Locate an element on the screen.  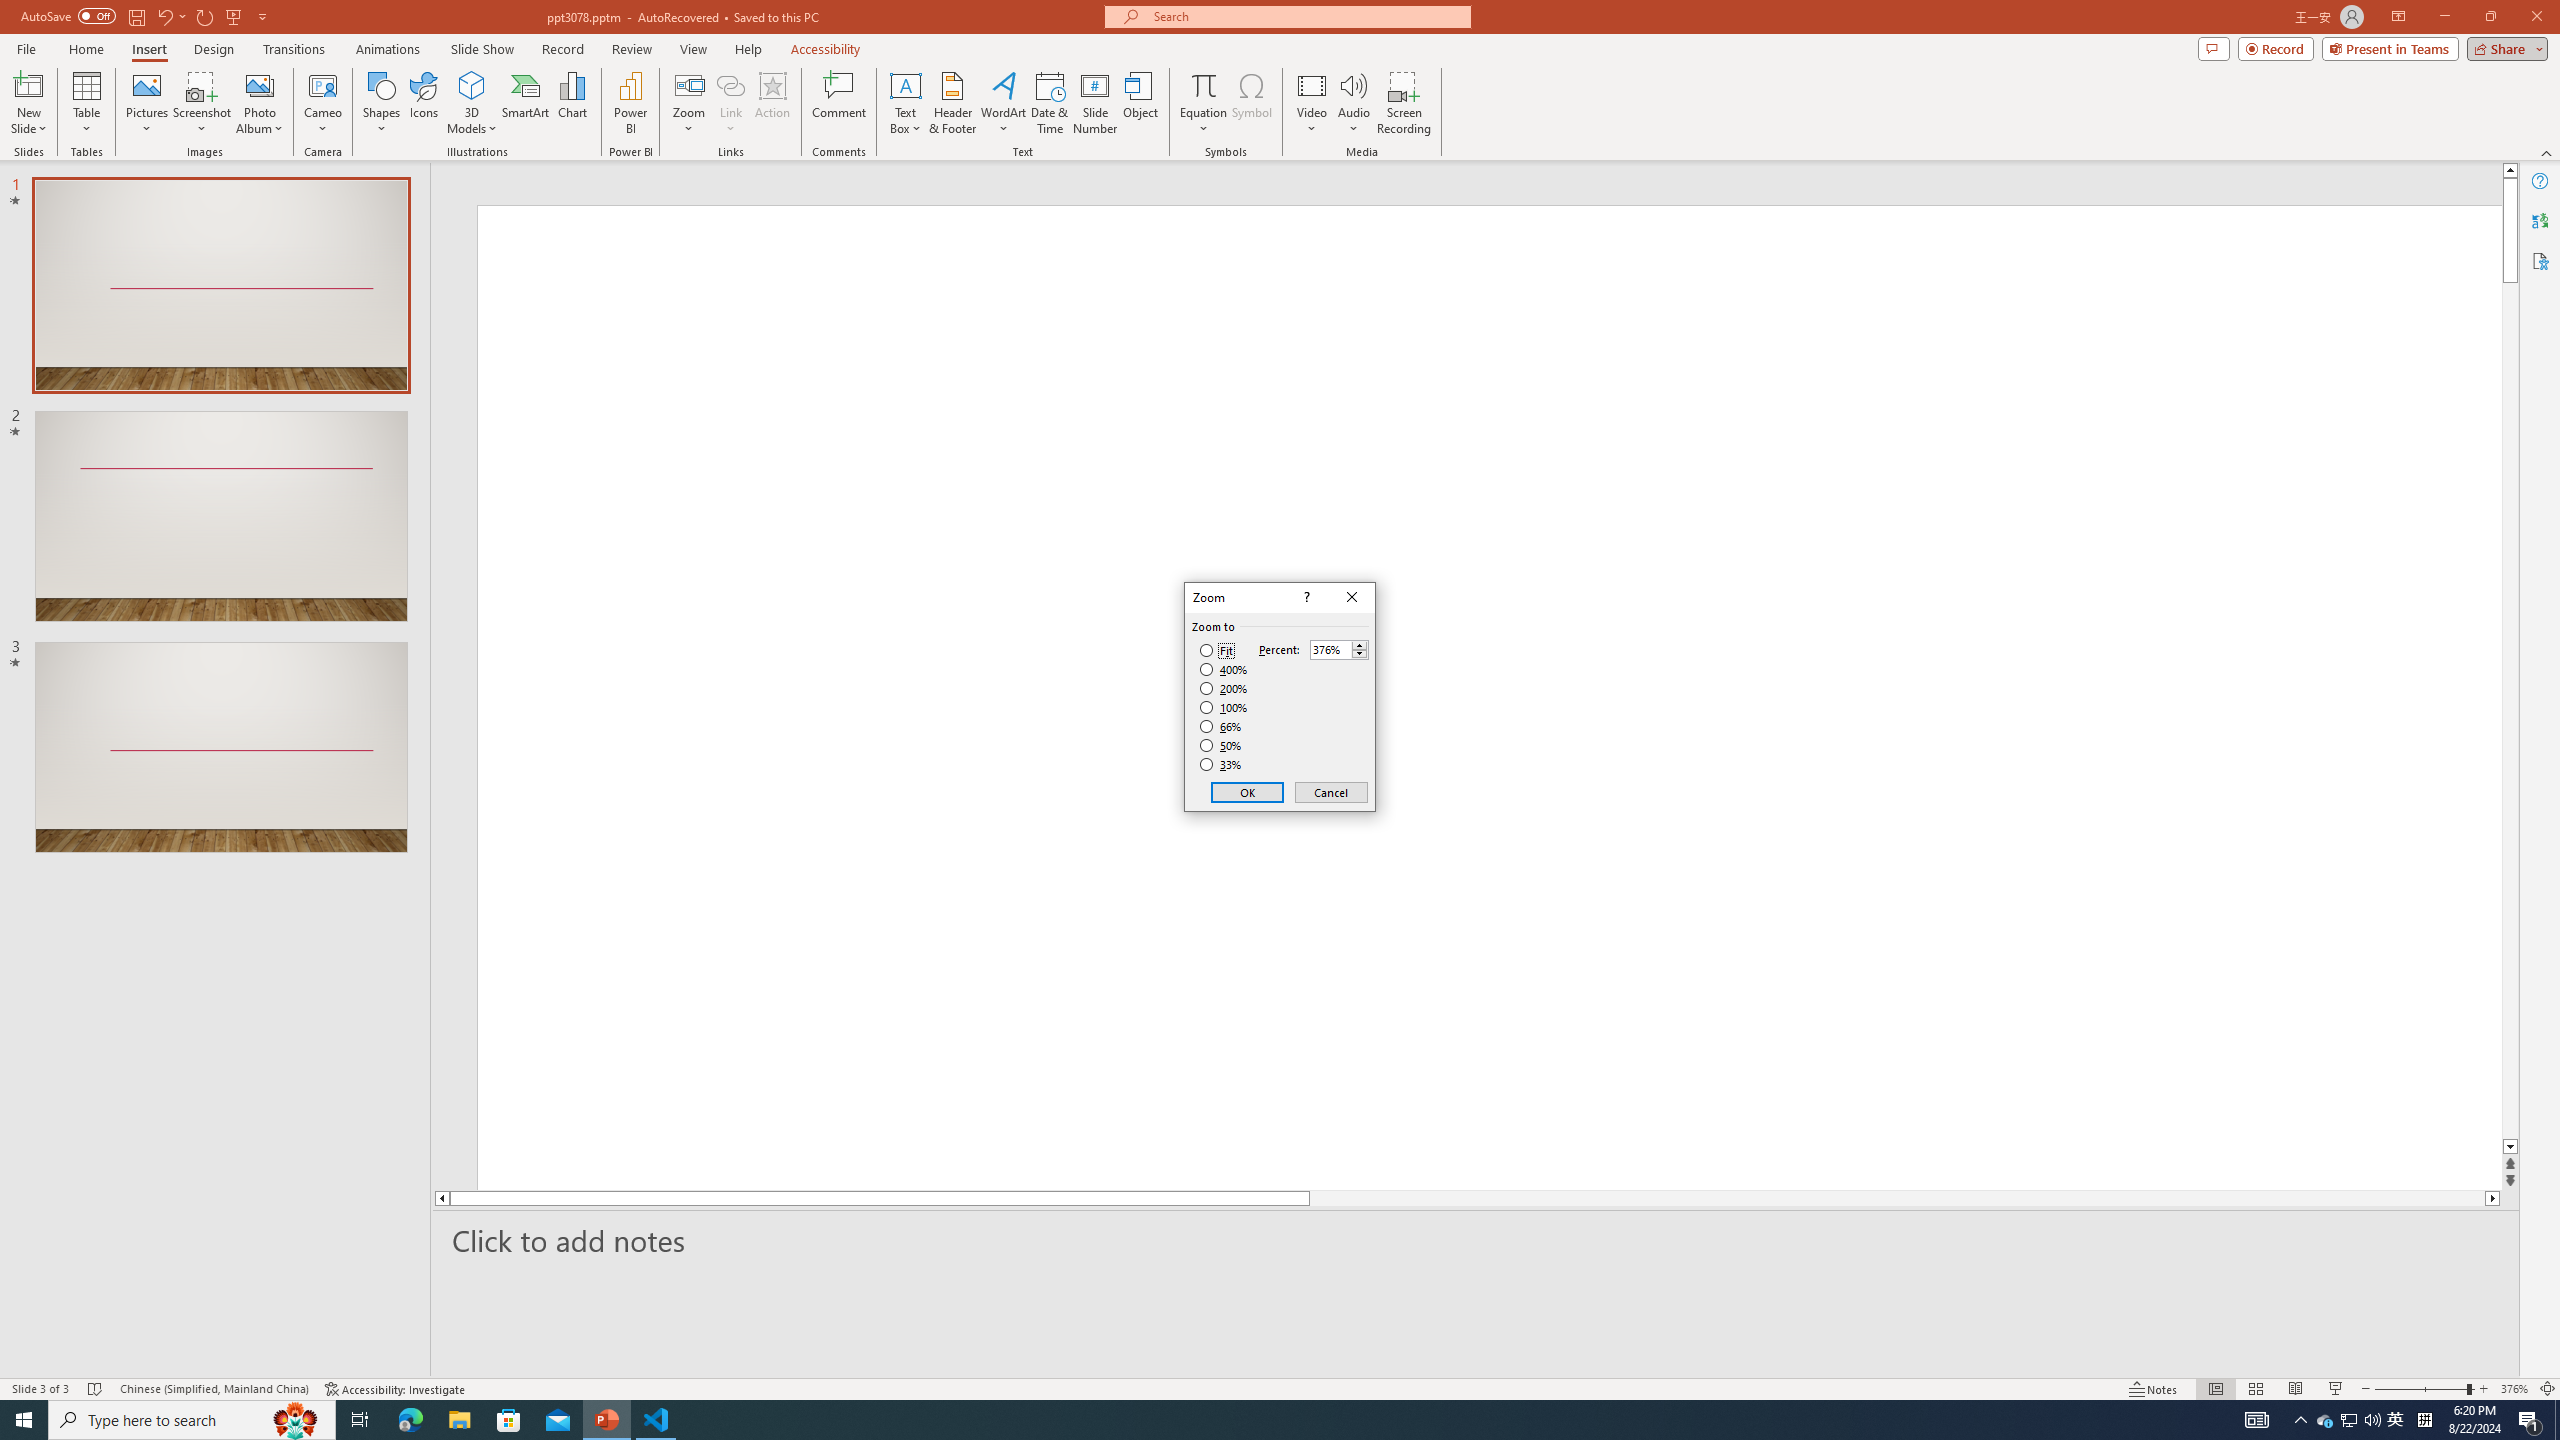
'Action' is located at coordinates (773, 103).